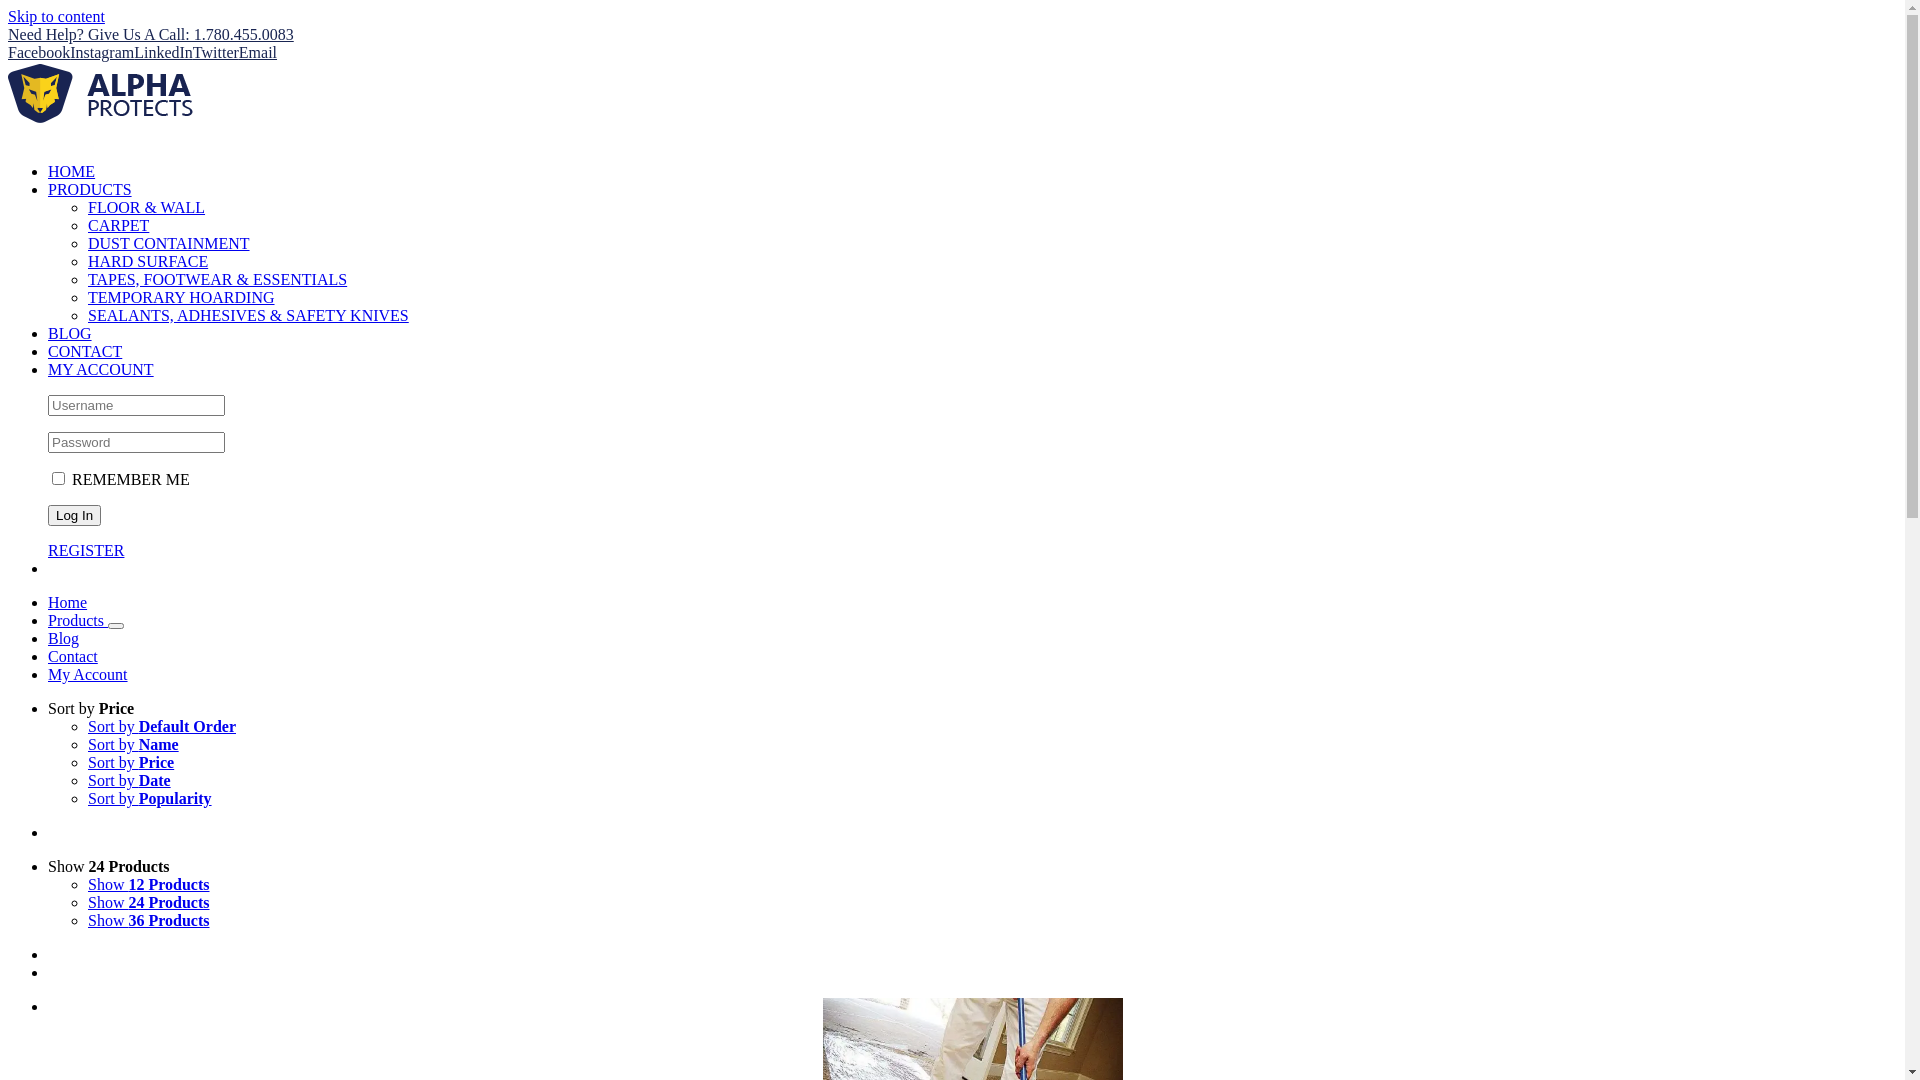  Describe the element at coordinates (168, 242) in the screenshot. I see `'DUST CONTAINMENT'` at that location.